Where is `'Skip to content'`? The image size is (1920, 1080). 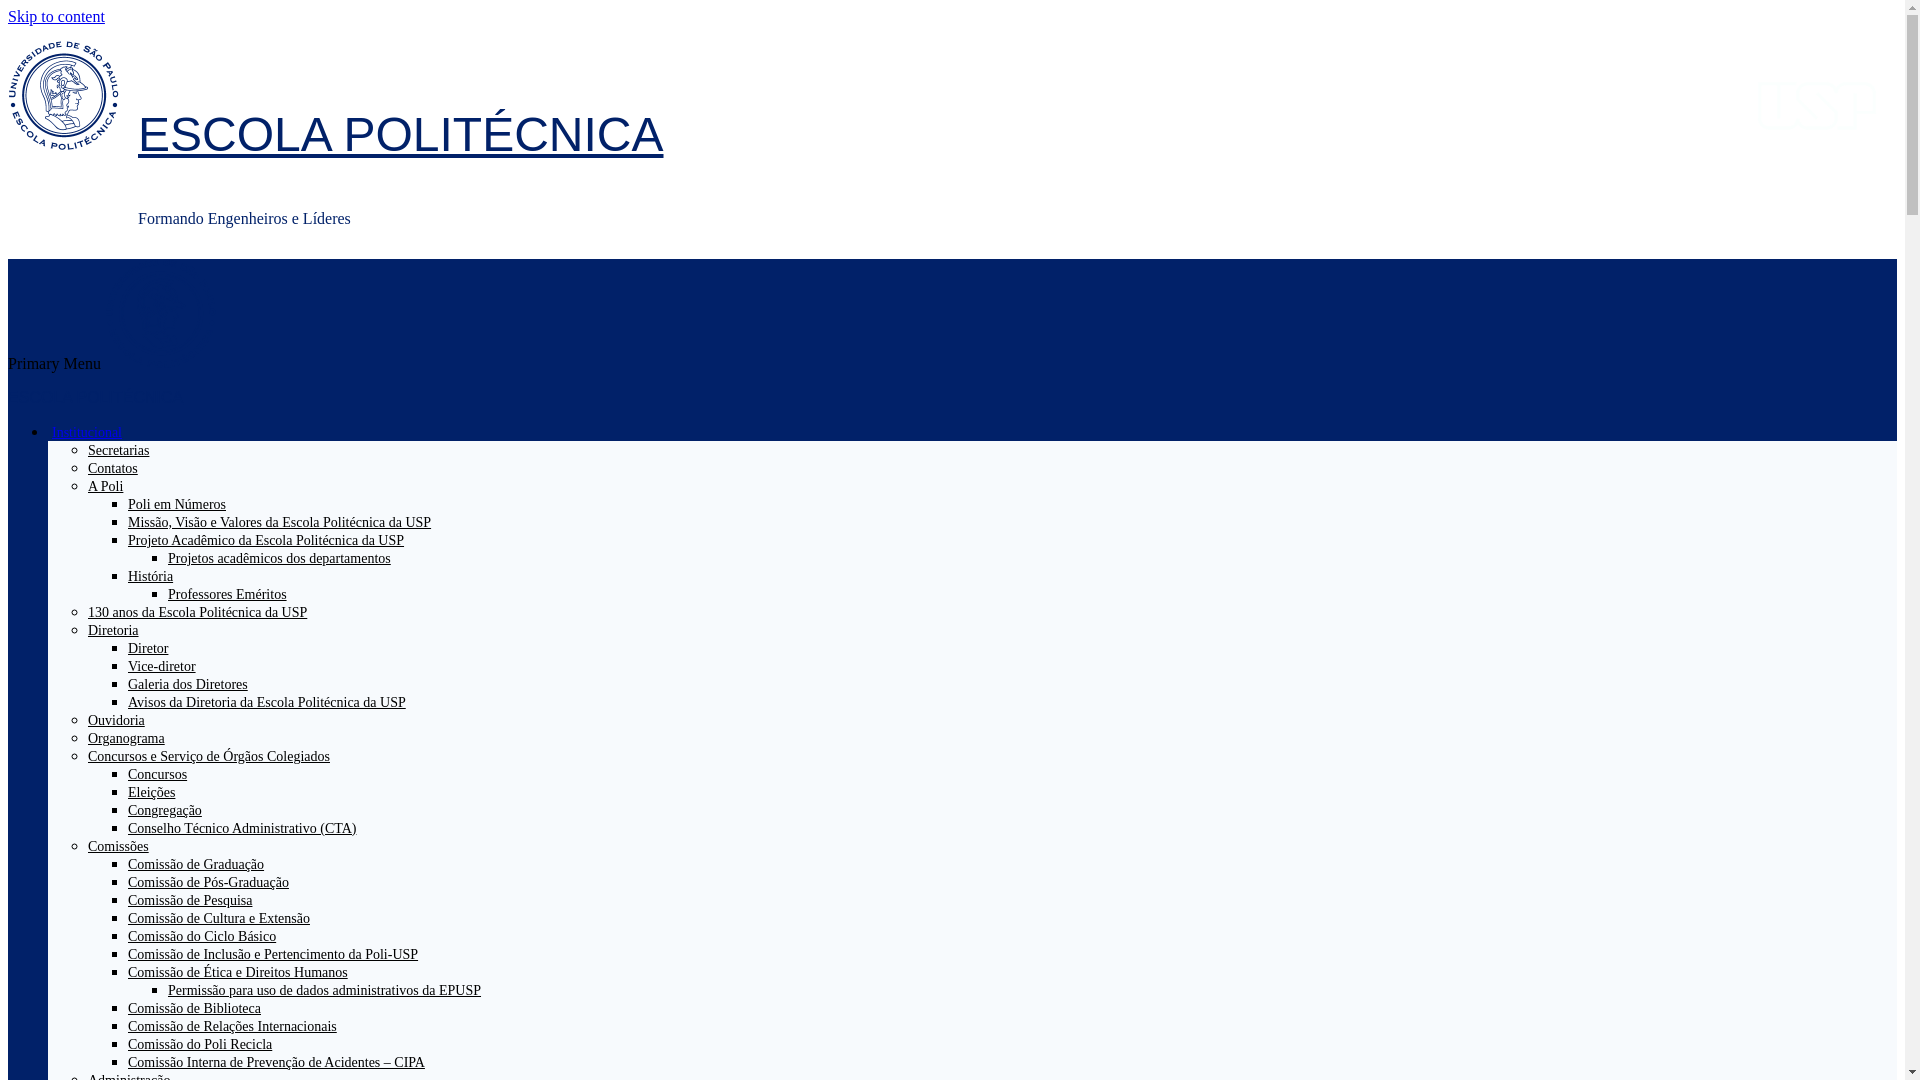
'Skip to content' is located at coordinates (56, 16).